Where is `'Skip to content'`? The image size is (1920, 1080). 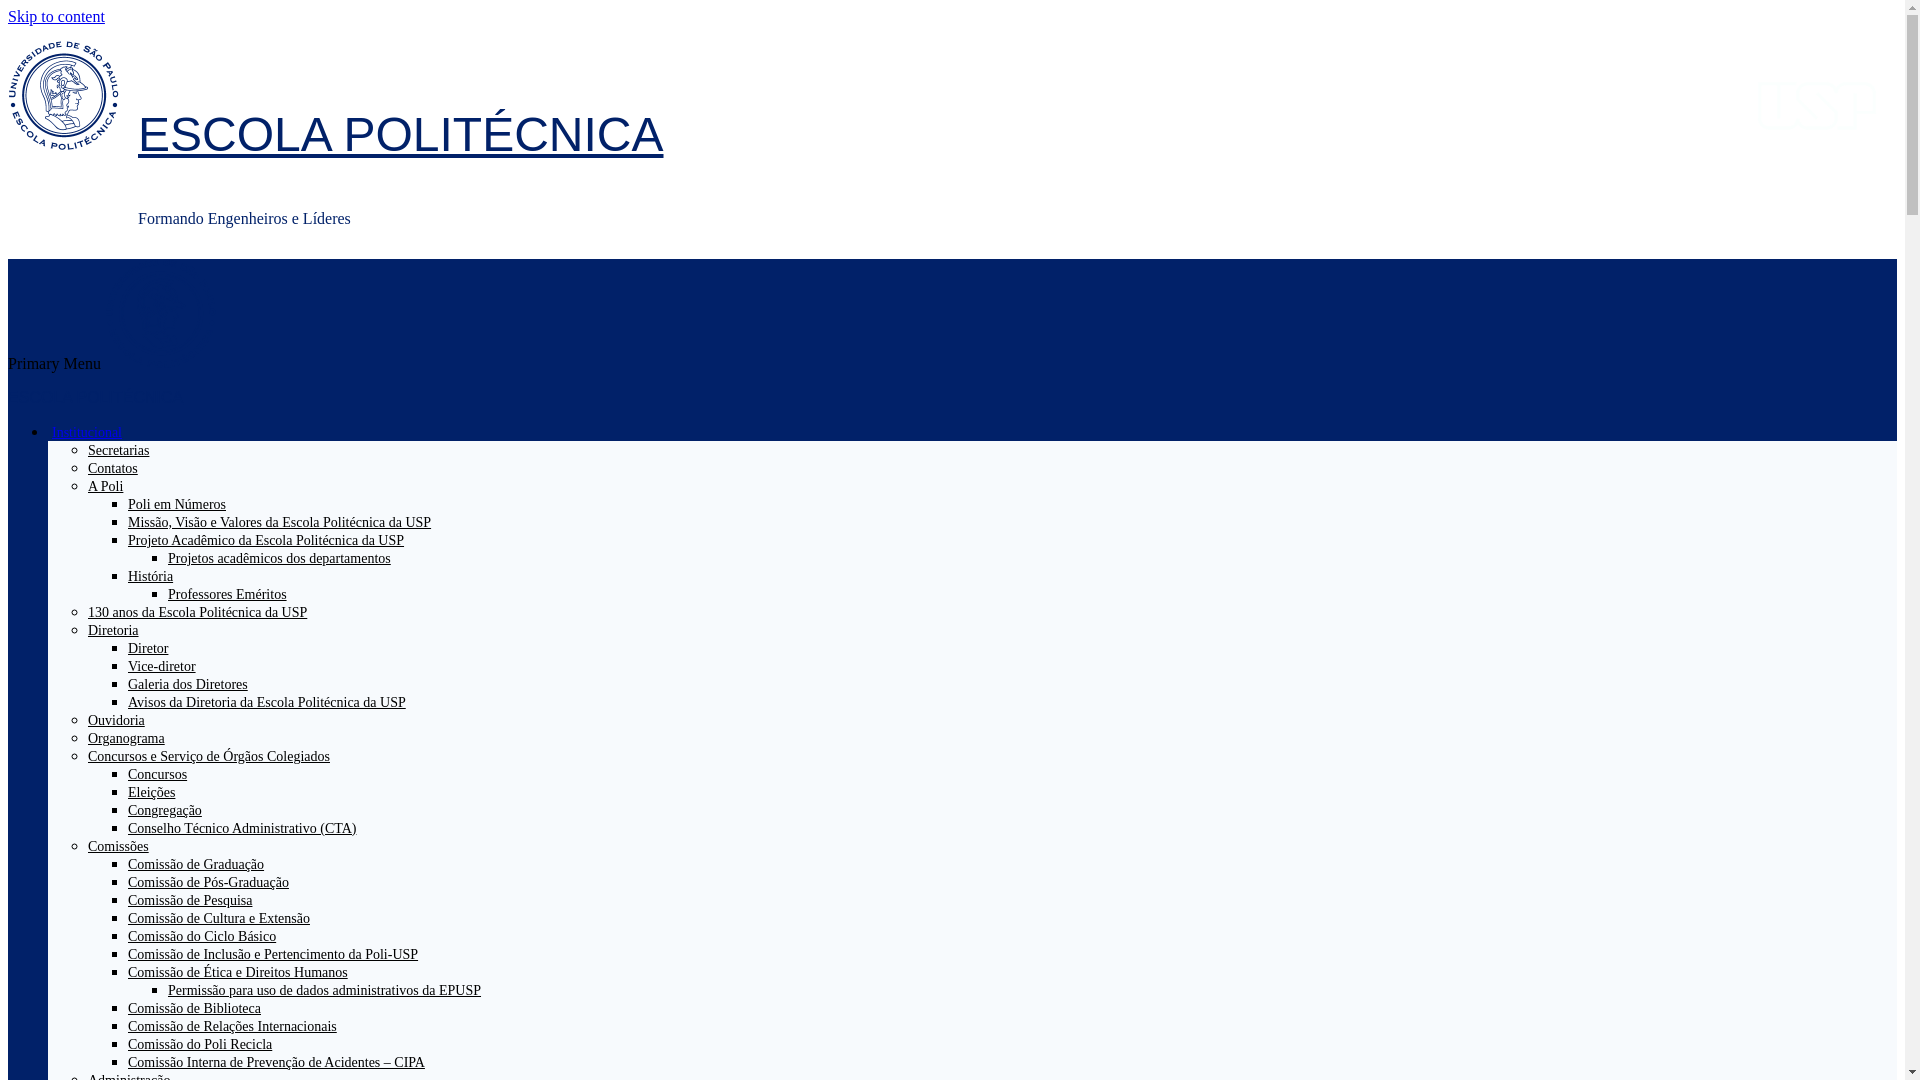
'Skip to content' is located at coordinates (56, 16).